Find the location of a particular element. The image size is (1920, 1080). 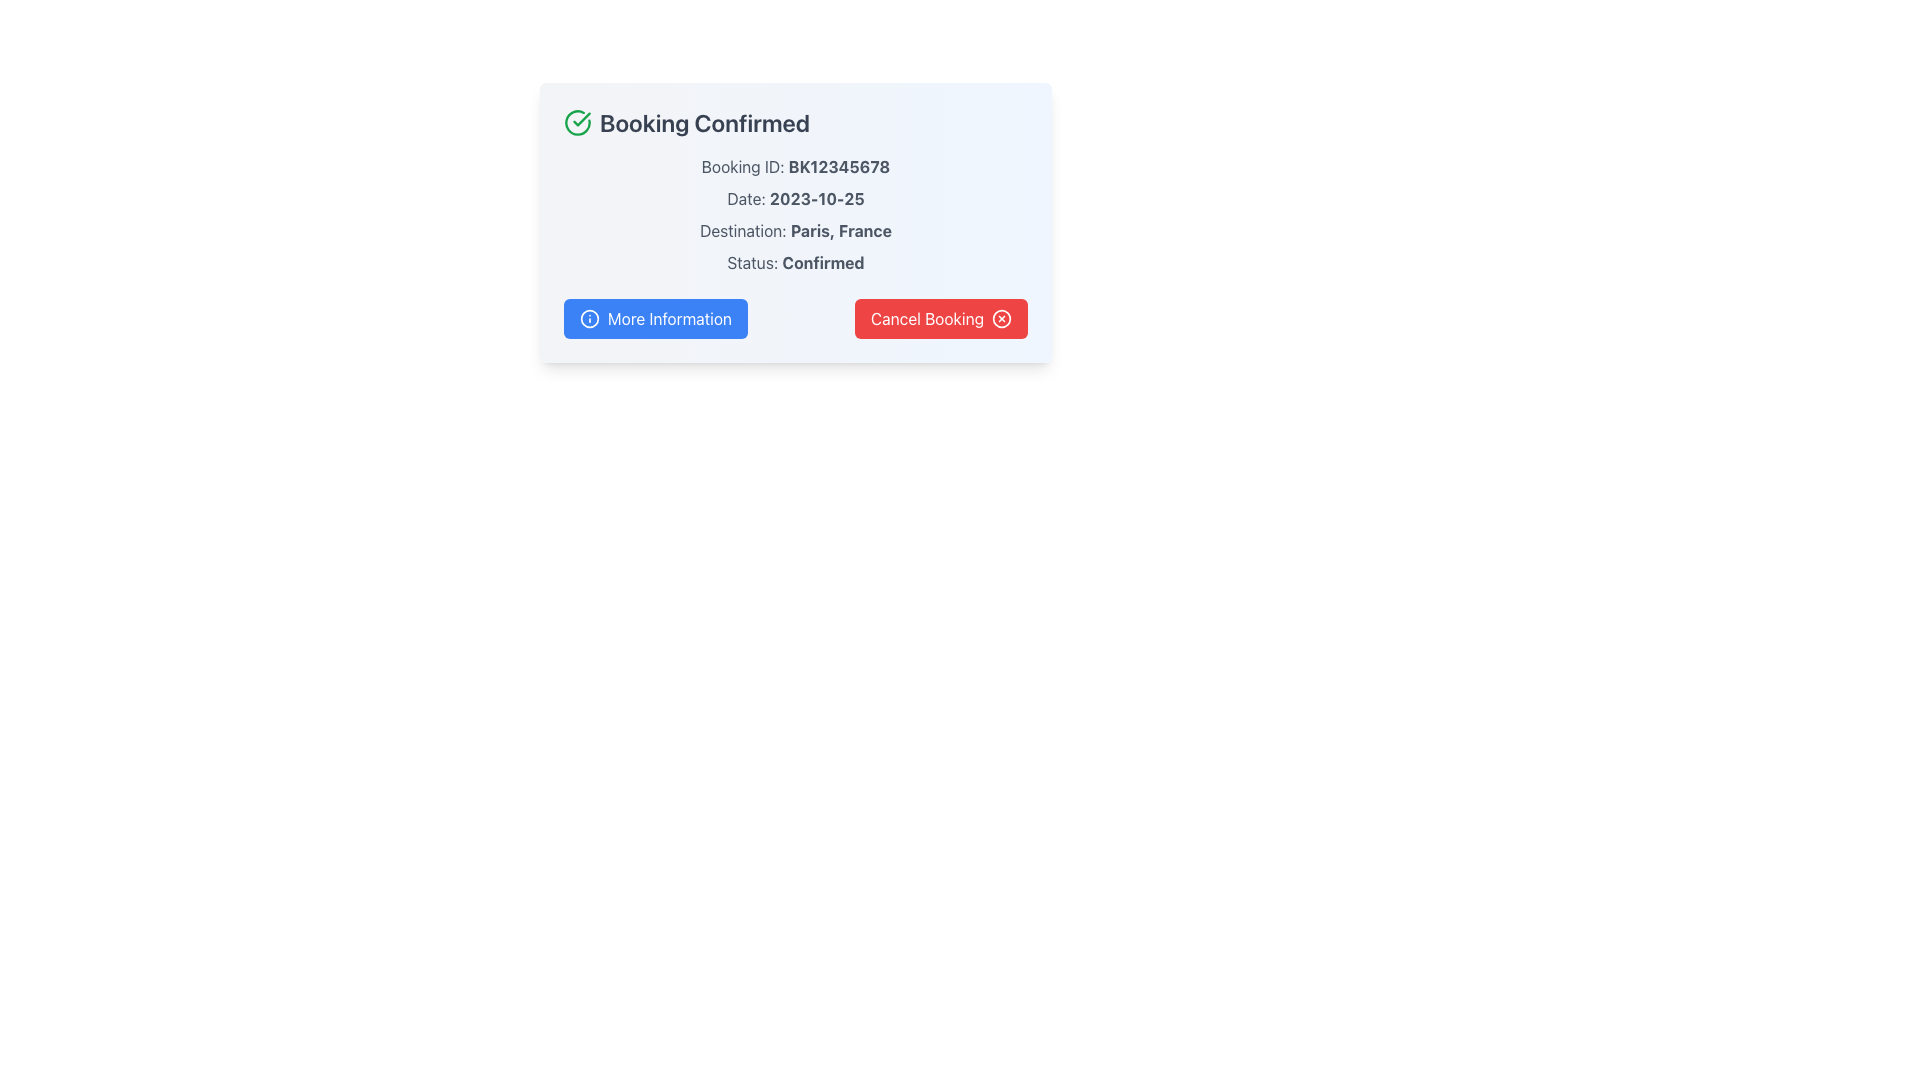

the circular green checkmark icon representing a confirmation status, located to the left of the 'Booking Confirmed' text in the header of the card-style component is located at coordinates (576, 123).